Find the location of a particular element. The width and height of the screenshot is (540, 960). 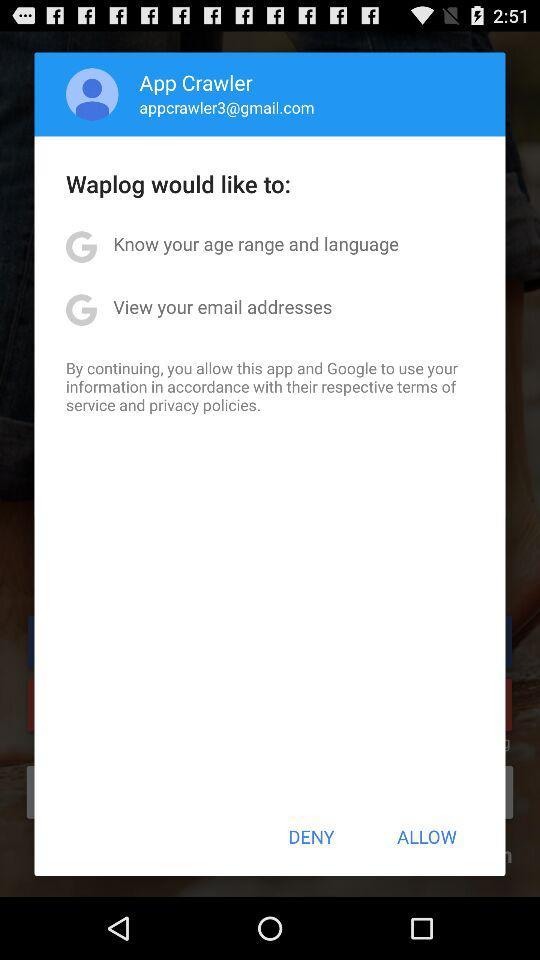

the app below the know your age item is located at coordinates (221, 306).